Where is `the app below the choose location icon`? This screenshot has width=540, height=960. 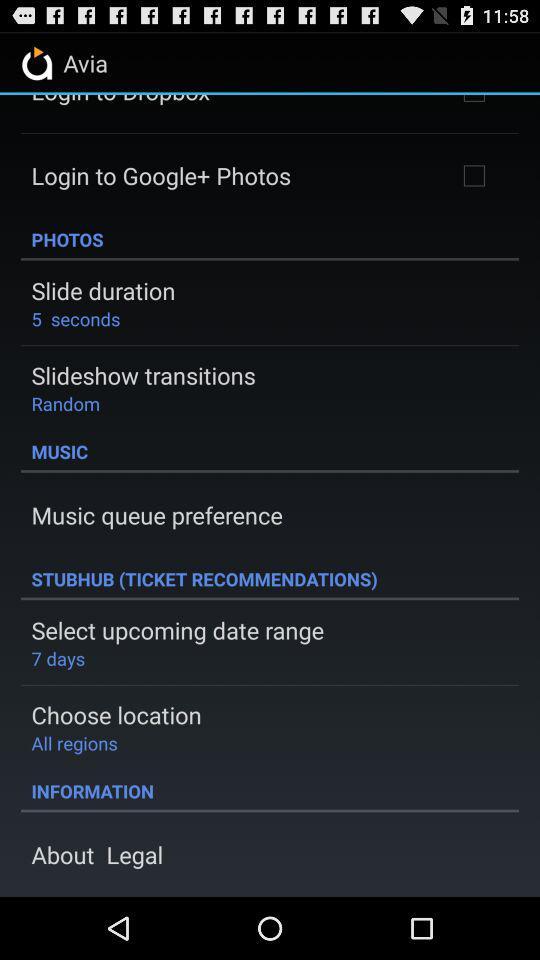 the app below the choose location icon is located at coordinates (73, 742).